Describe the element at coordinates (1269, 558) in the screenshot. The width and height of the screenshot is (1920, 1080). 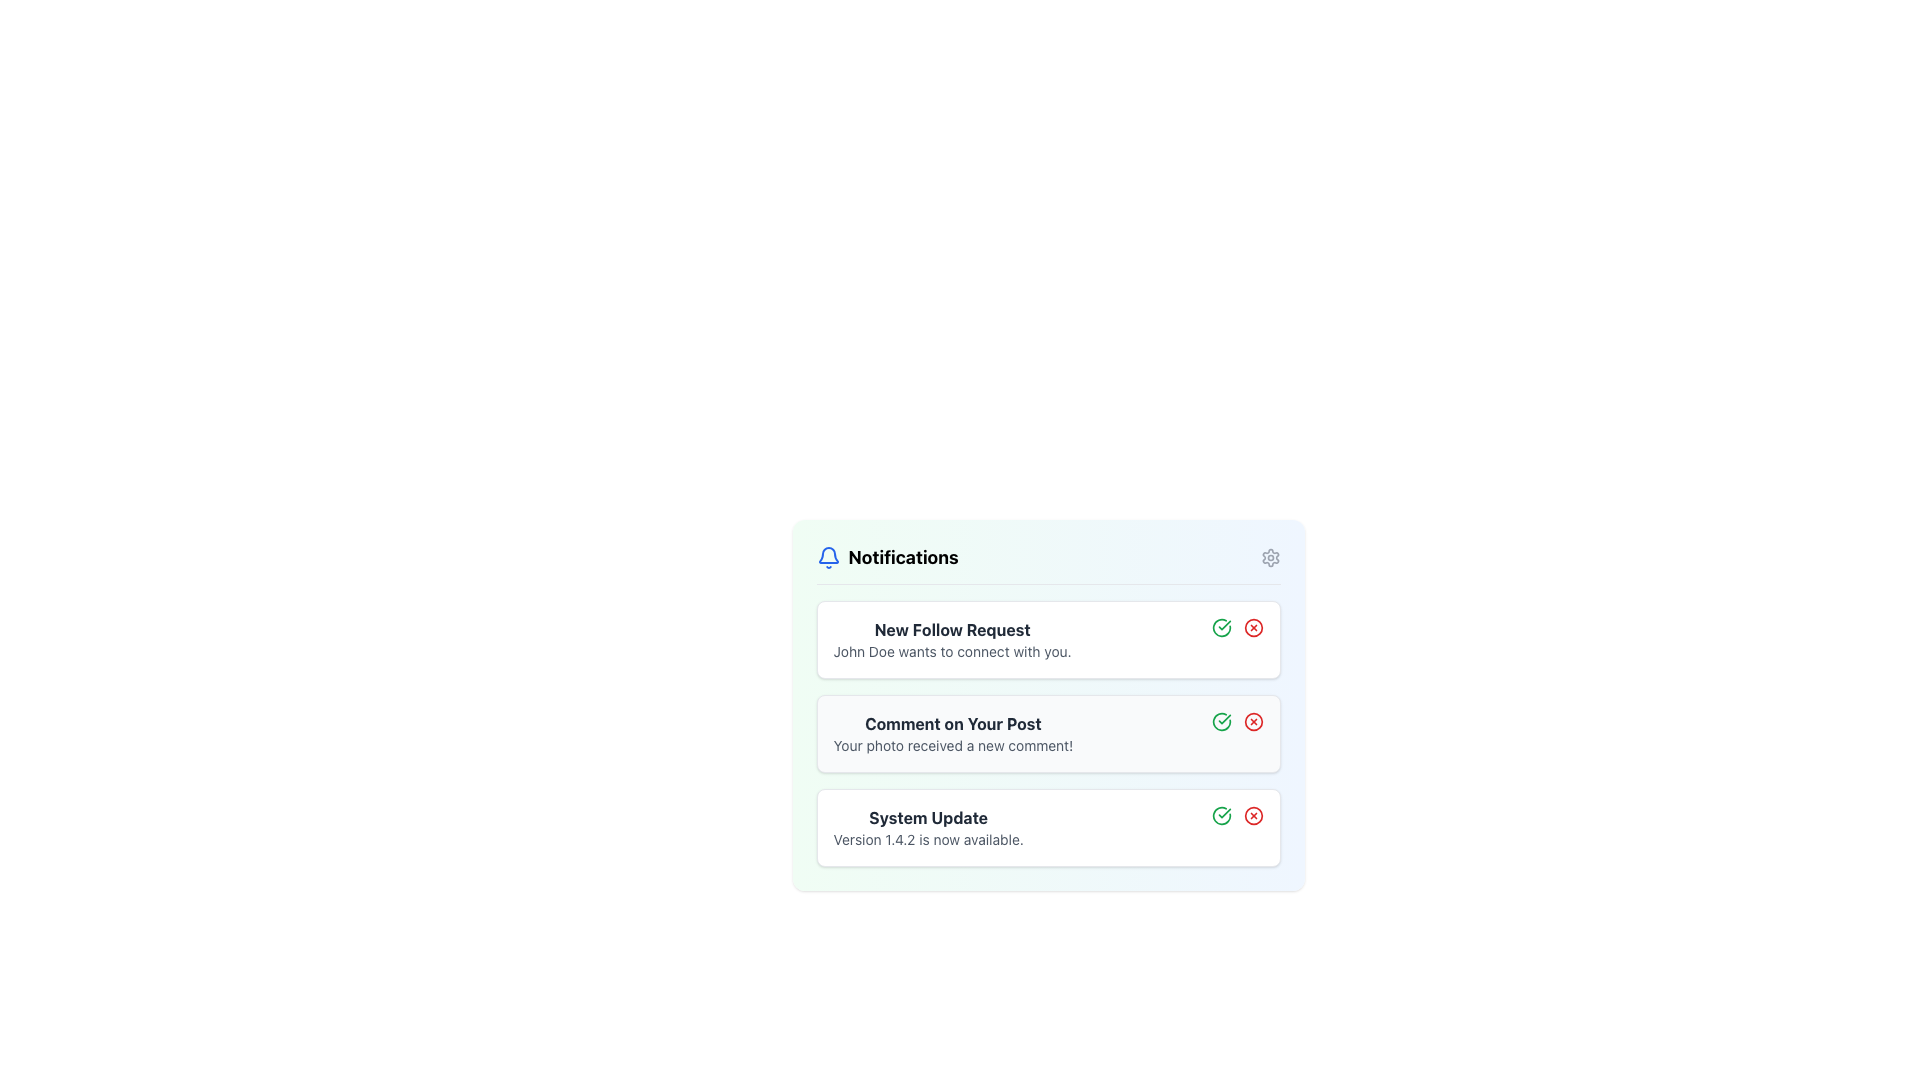
I see `the settings button located in the top-right corner of the 'Notifications' section` at that location.